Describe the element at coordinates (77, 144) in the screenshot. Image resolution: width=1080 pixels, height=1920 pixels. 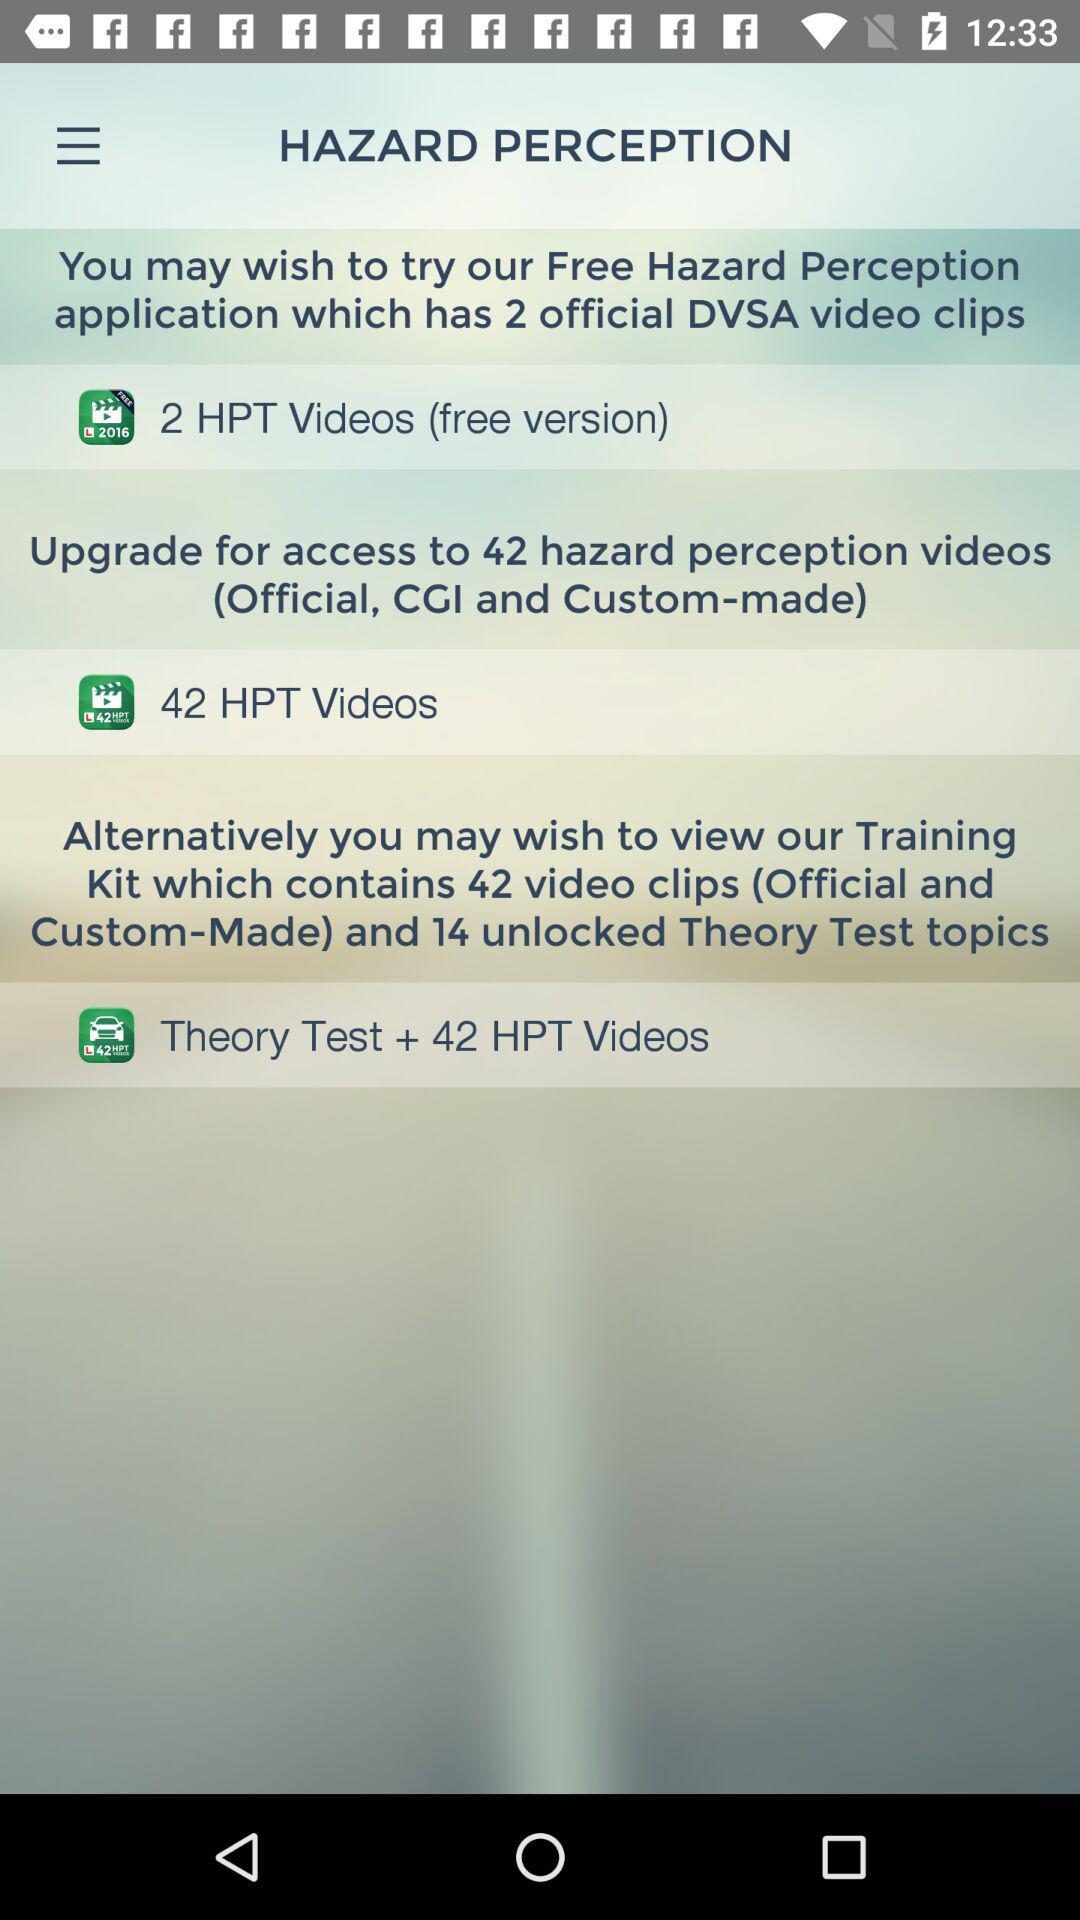
I see `the menu bar` at that location.